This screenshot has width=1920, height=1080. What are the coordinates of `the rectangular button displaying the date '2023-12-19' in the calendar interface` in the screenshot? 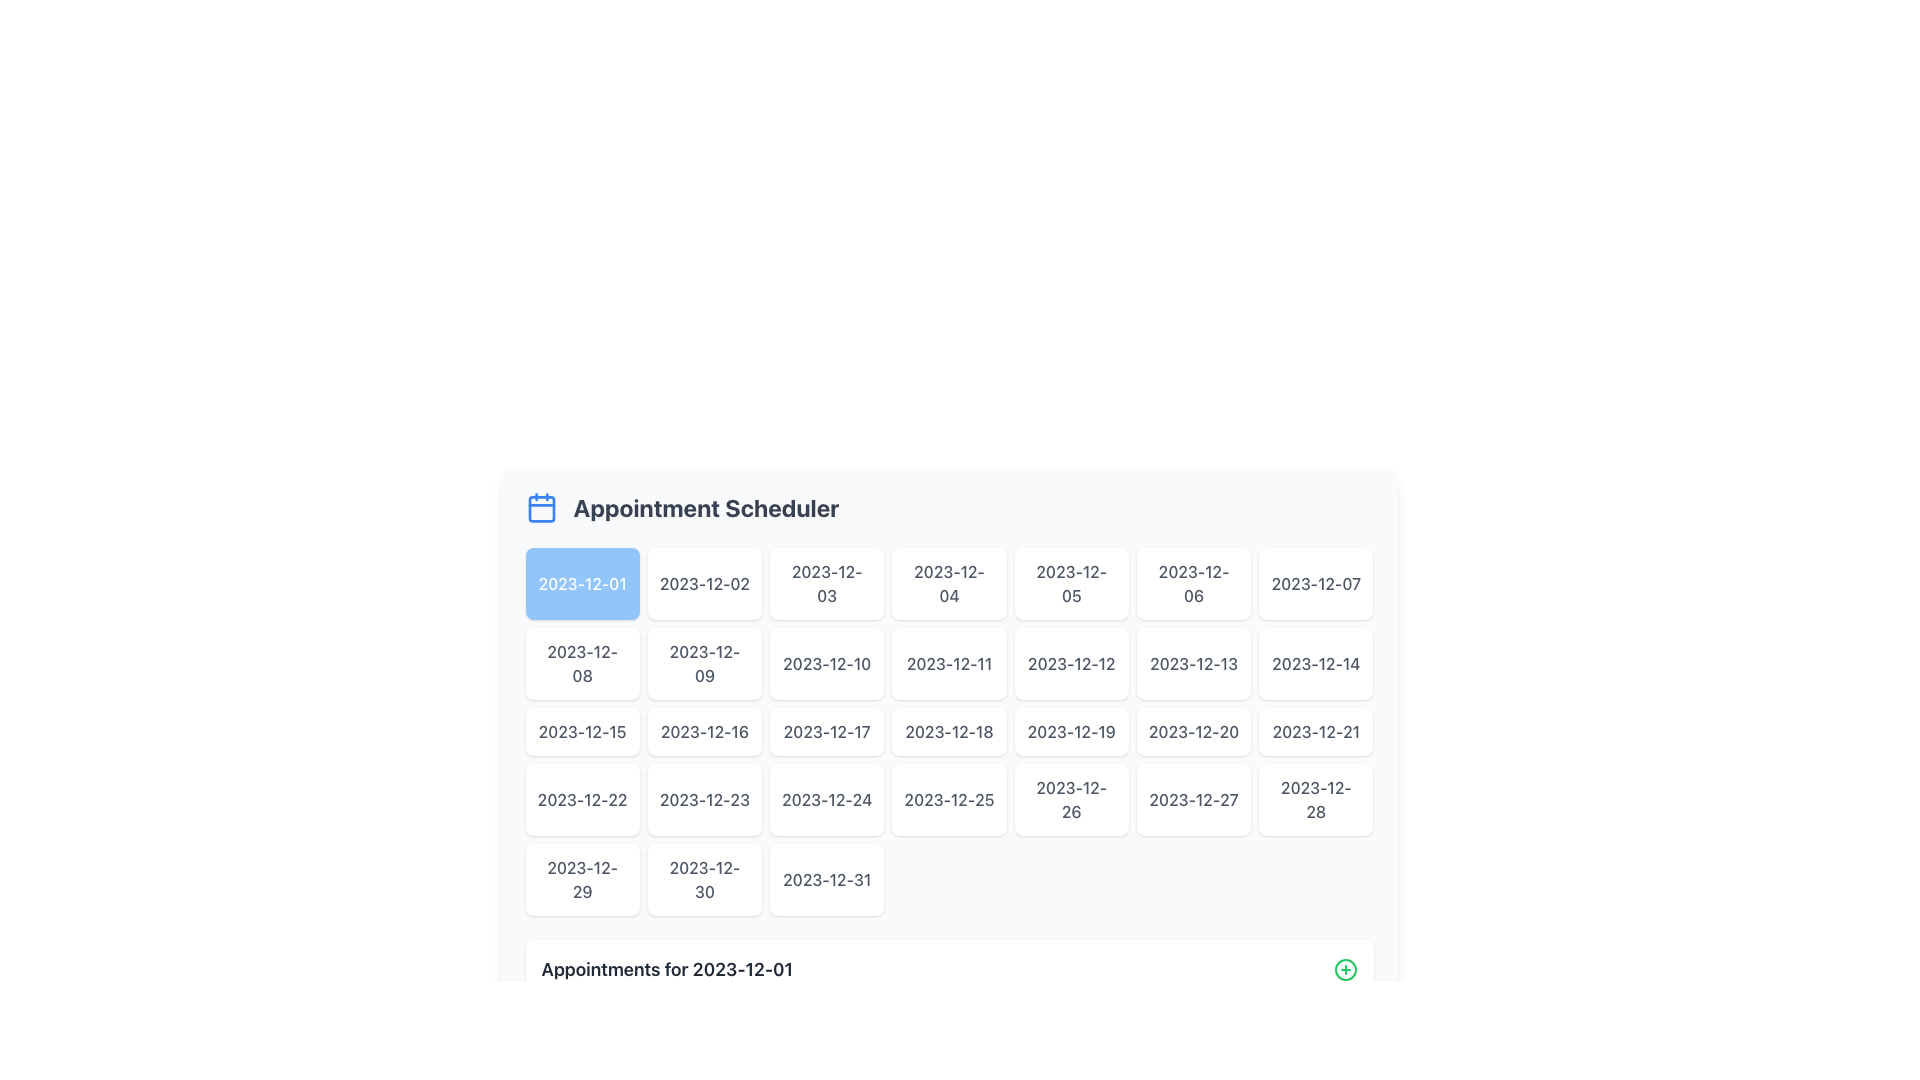 It's located at (1070, 732).